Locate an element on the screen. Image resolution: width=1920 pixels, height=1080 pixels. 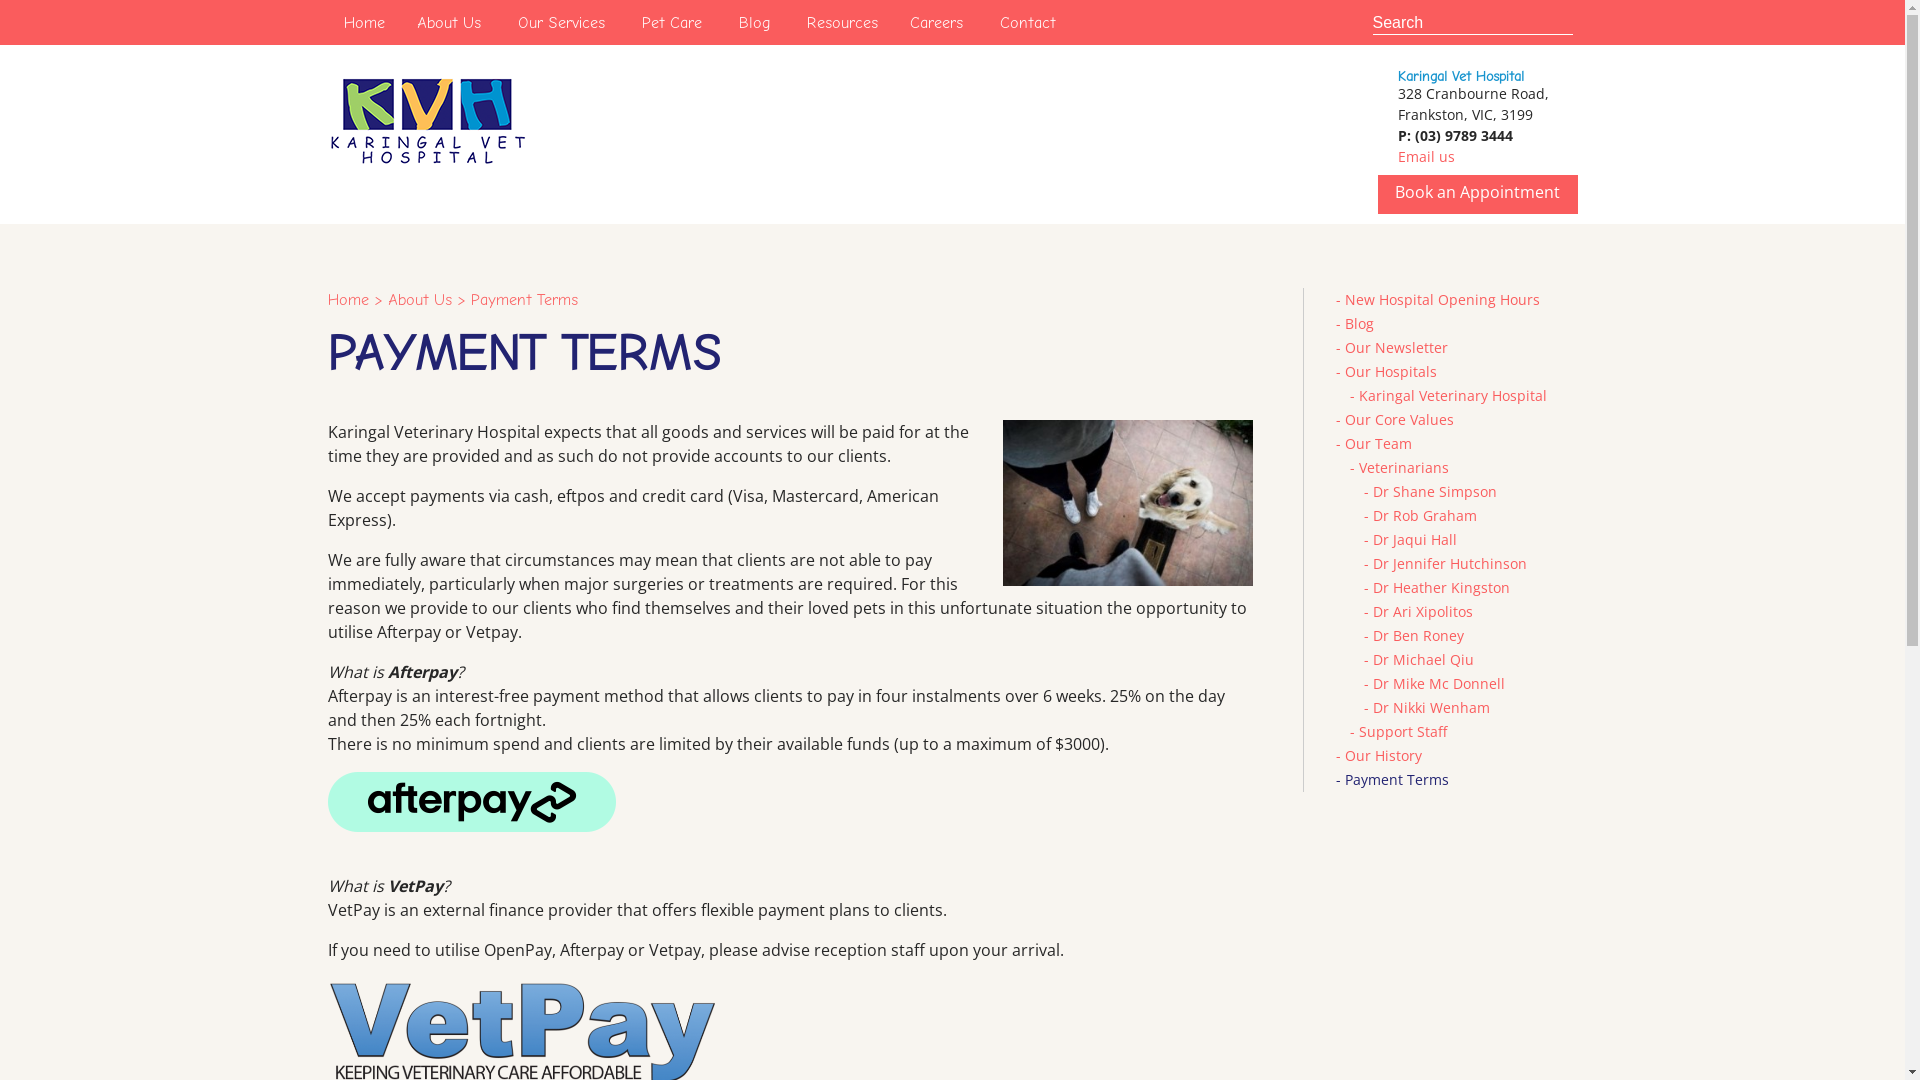
'Careers' is located at coordinates (935, 22).